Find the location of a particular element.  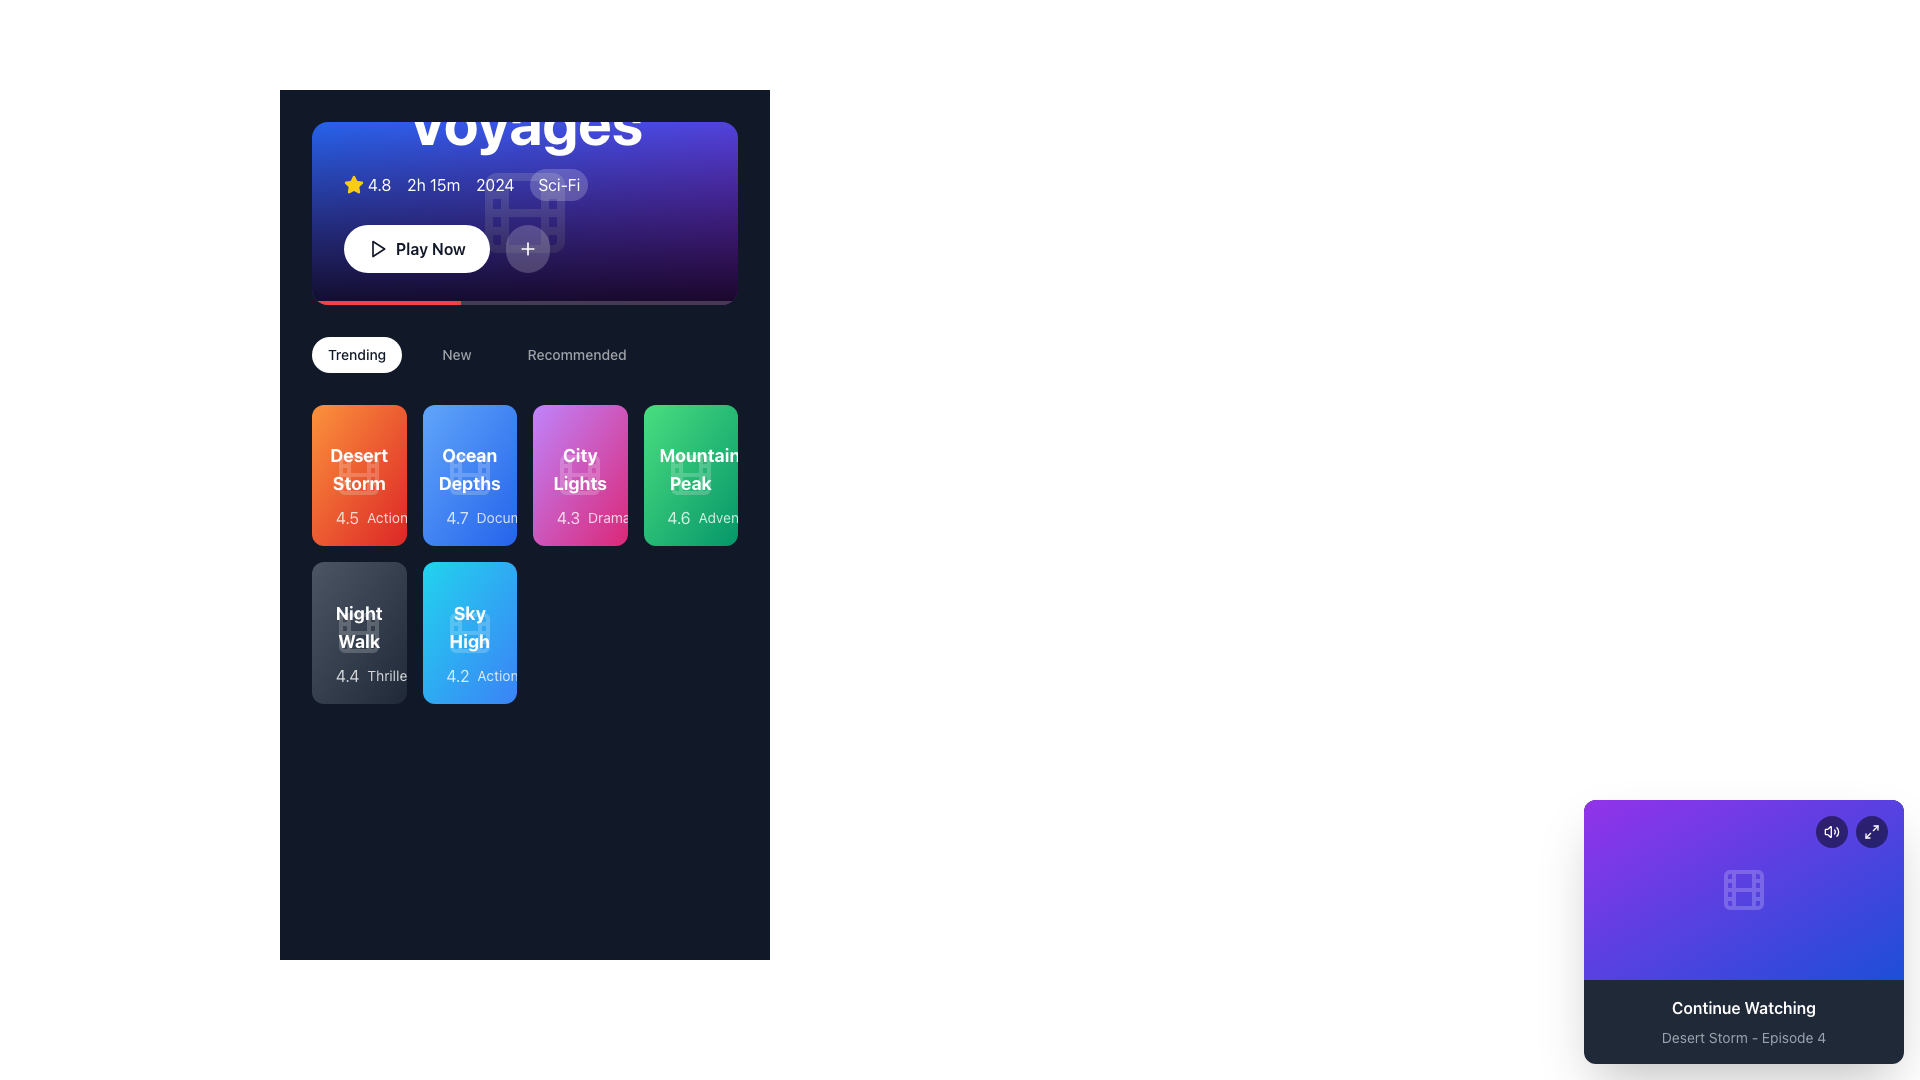

the navigation button labeled 'New' is located at coordinates (455, 353).